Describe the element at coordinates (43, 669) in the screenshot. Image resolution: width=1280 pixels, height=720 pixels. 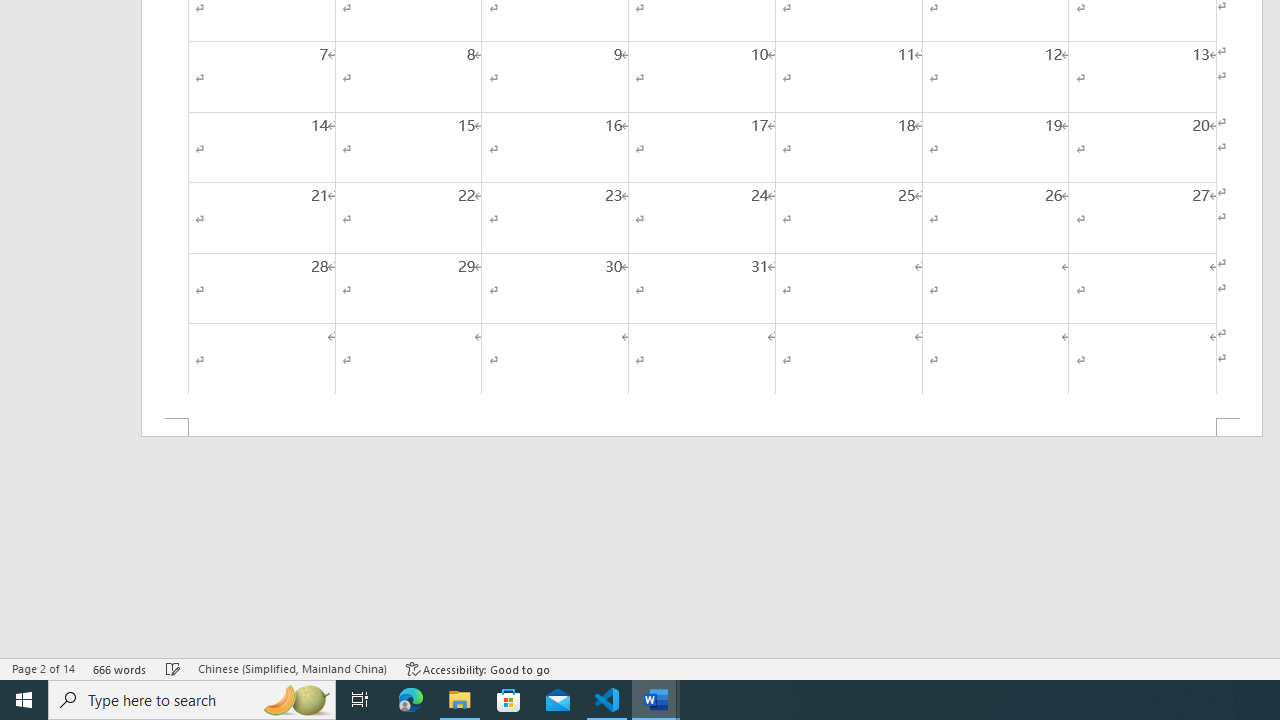
I see `'Page Number Page 2 of 14'` at that location.